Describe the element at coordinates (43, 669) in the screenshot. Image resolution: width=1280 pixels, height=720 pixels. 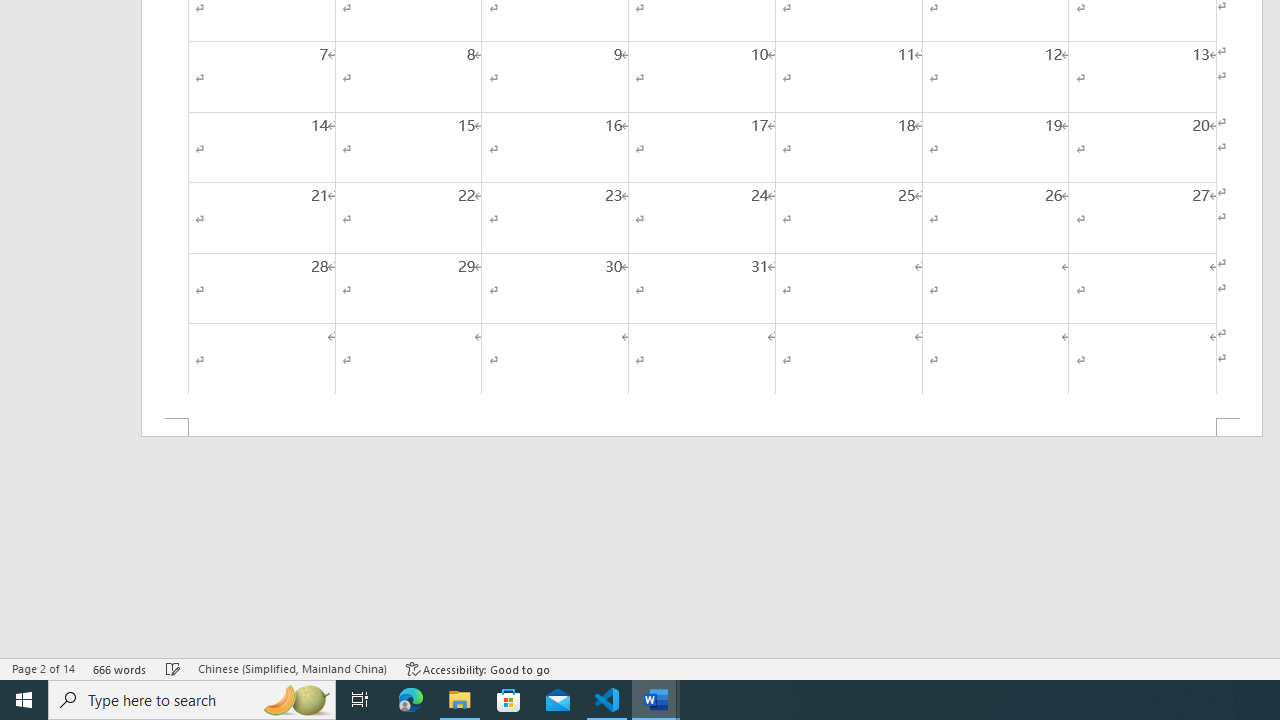
I see `'Page Number Page 2 of 14'` at that location.